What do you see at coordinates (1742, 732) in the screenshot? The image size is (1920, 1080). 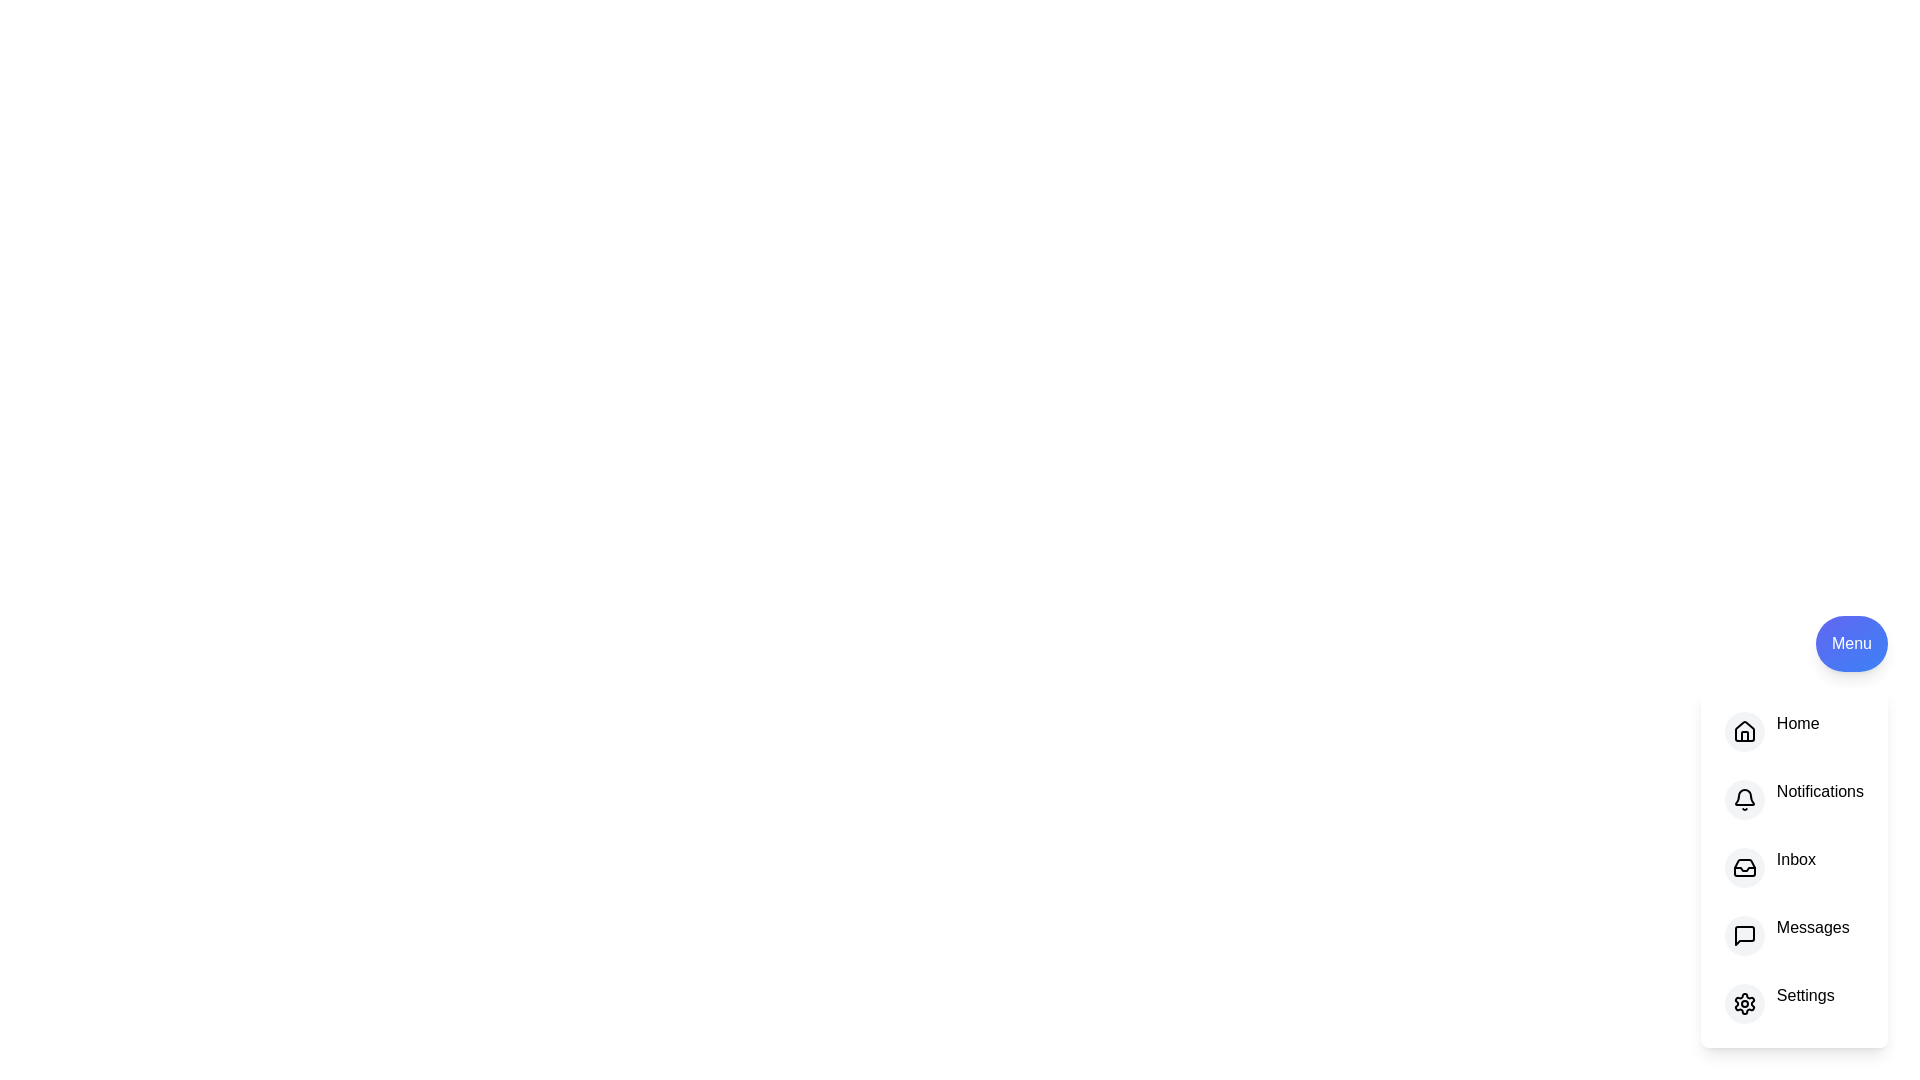 I see `the option Home from the menu` at bounding box center [1742, 732].